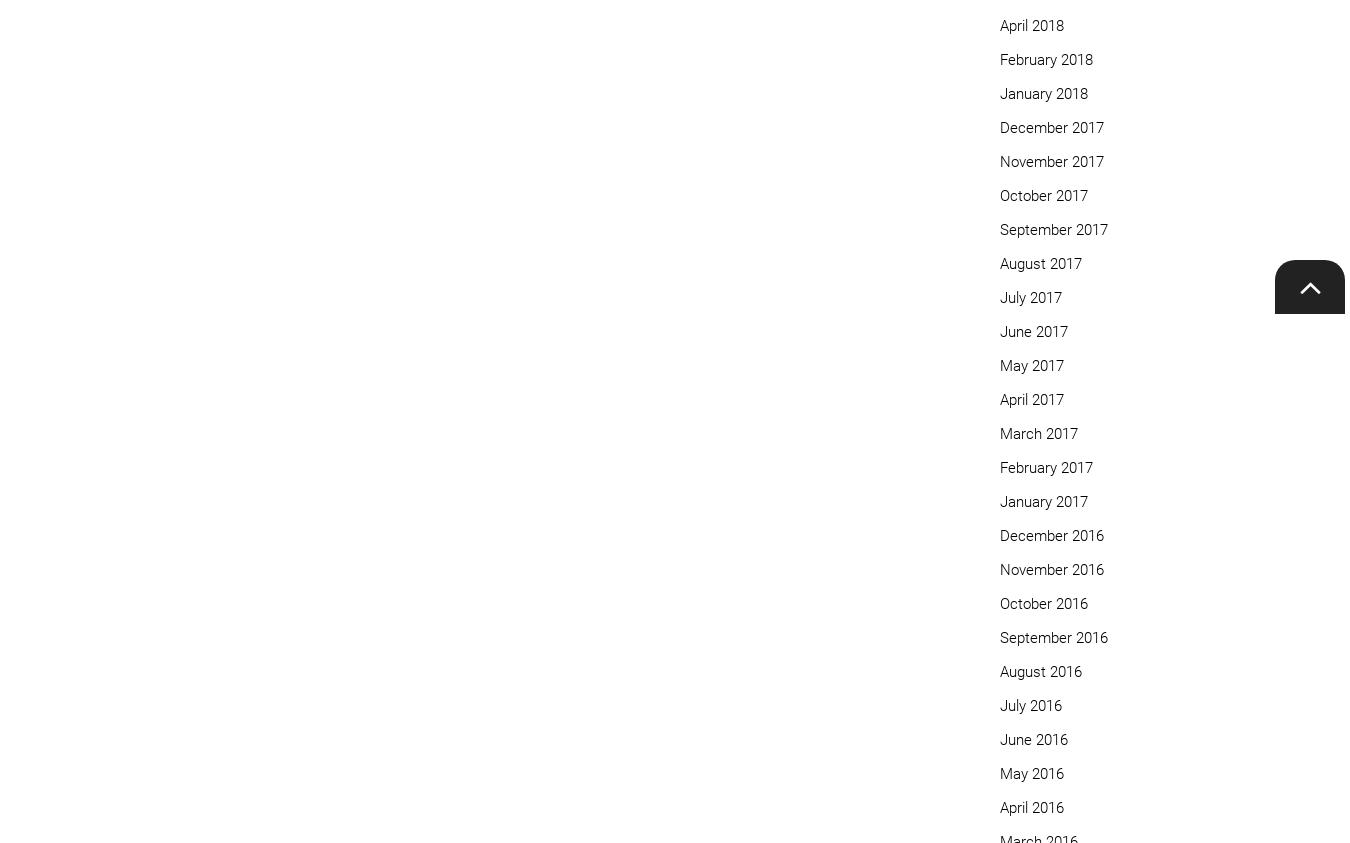  What do you see at coordinates (1043, 500) in the screenshot?
I see `'January 2017'` at bounding box center [1043, 500].